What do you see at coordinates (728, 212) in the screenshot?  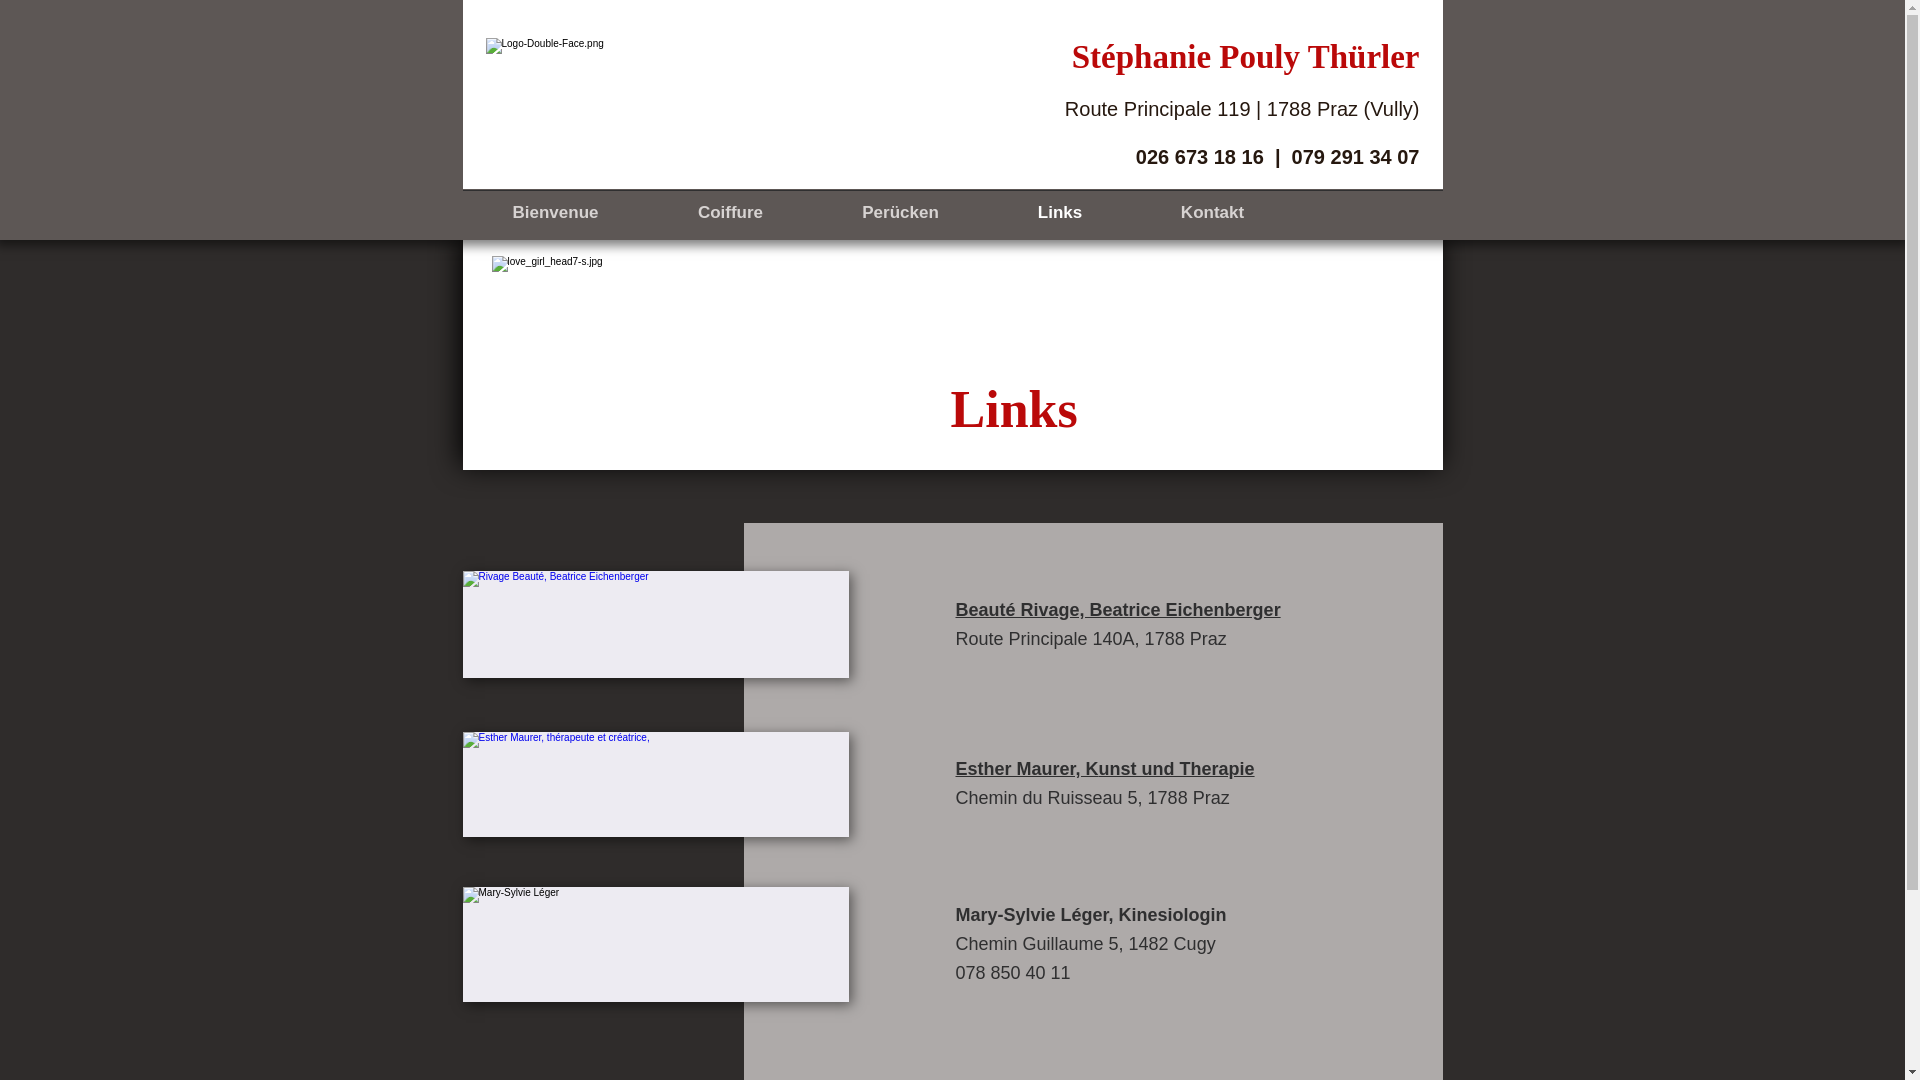 I see `'Coiffure'` at bounding box center [728, 212].